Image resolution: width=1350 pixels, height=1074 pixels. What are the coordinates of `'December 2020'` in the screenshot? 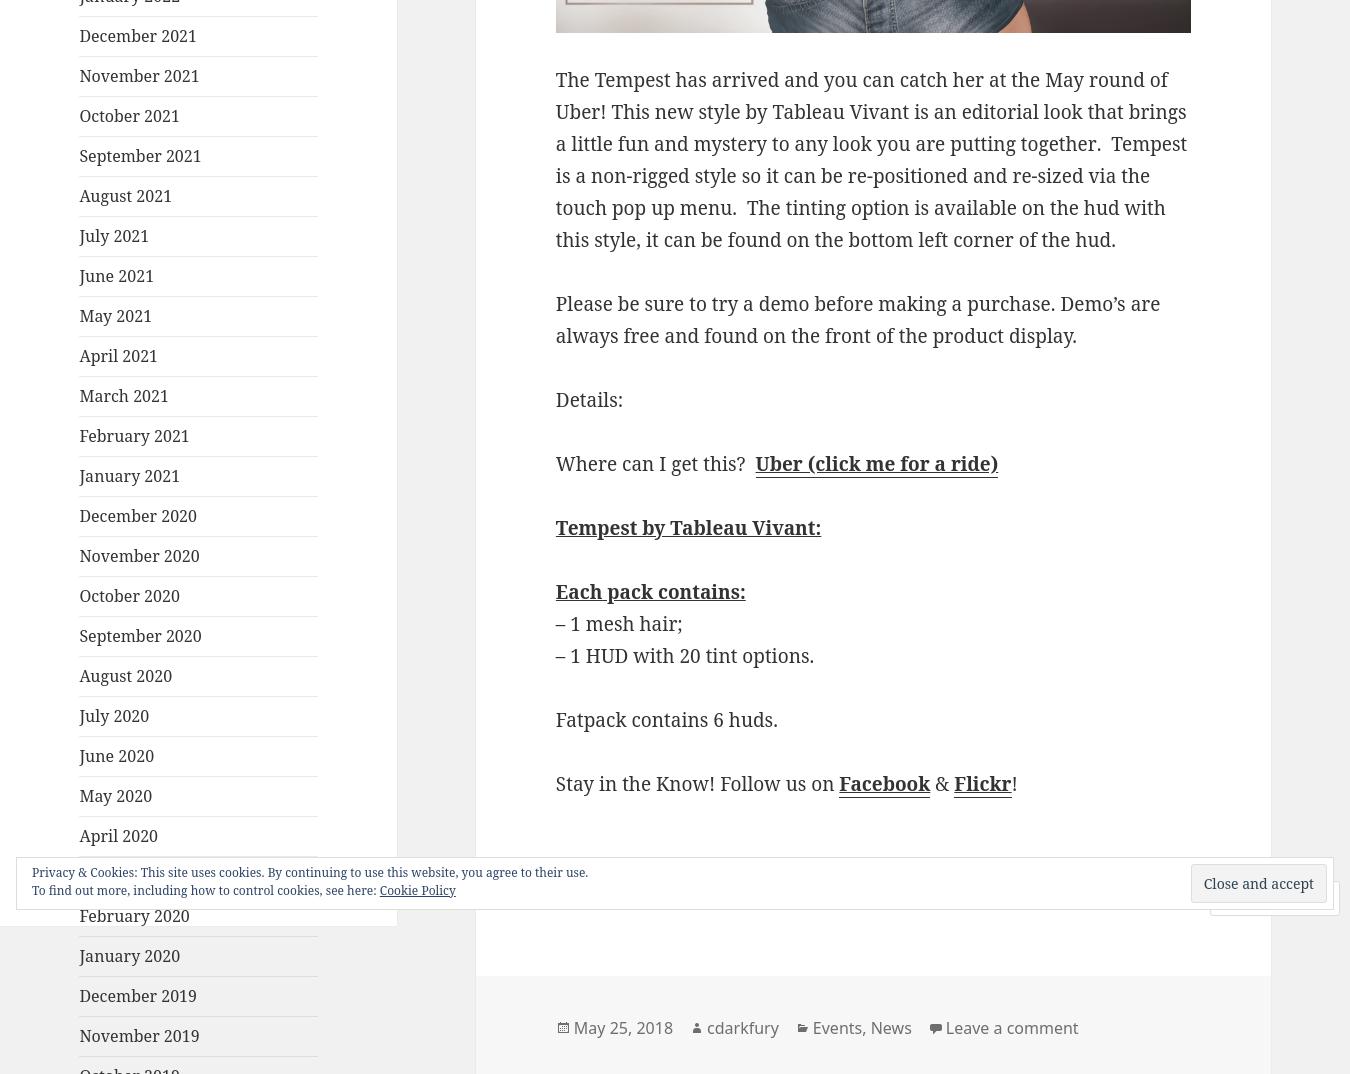 It's located at (137, 515).